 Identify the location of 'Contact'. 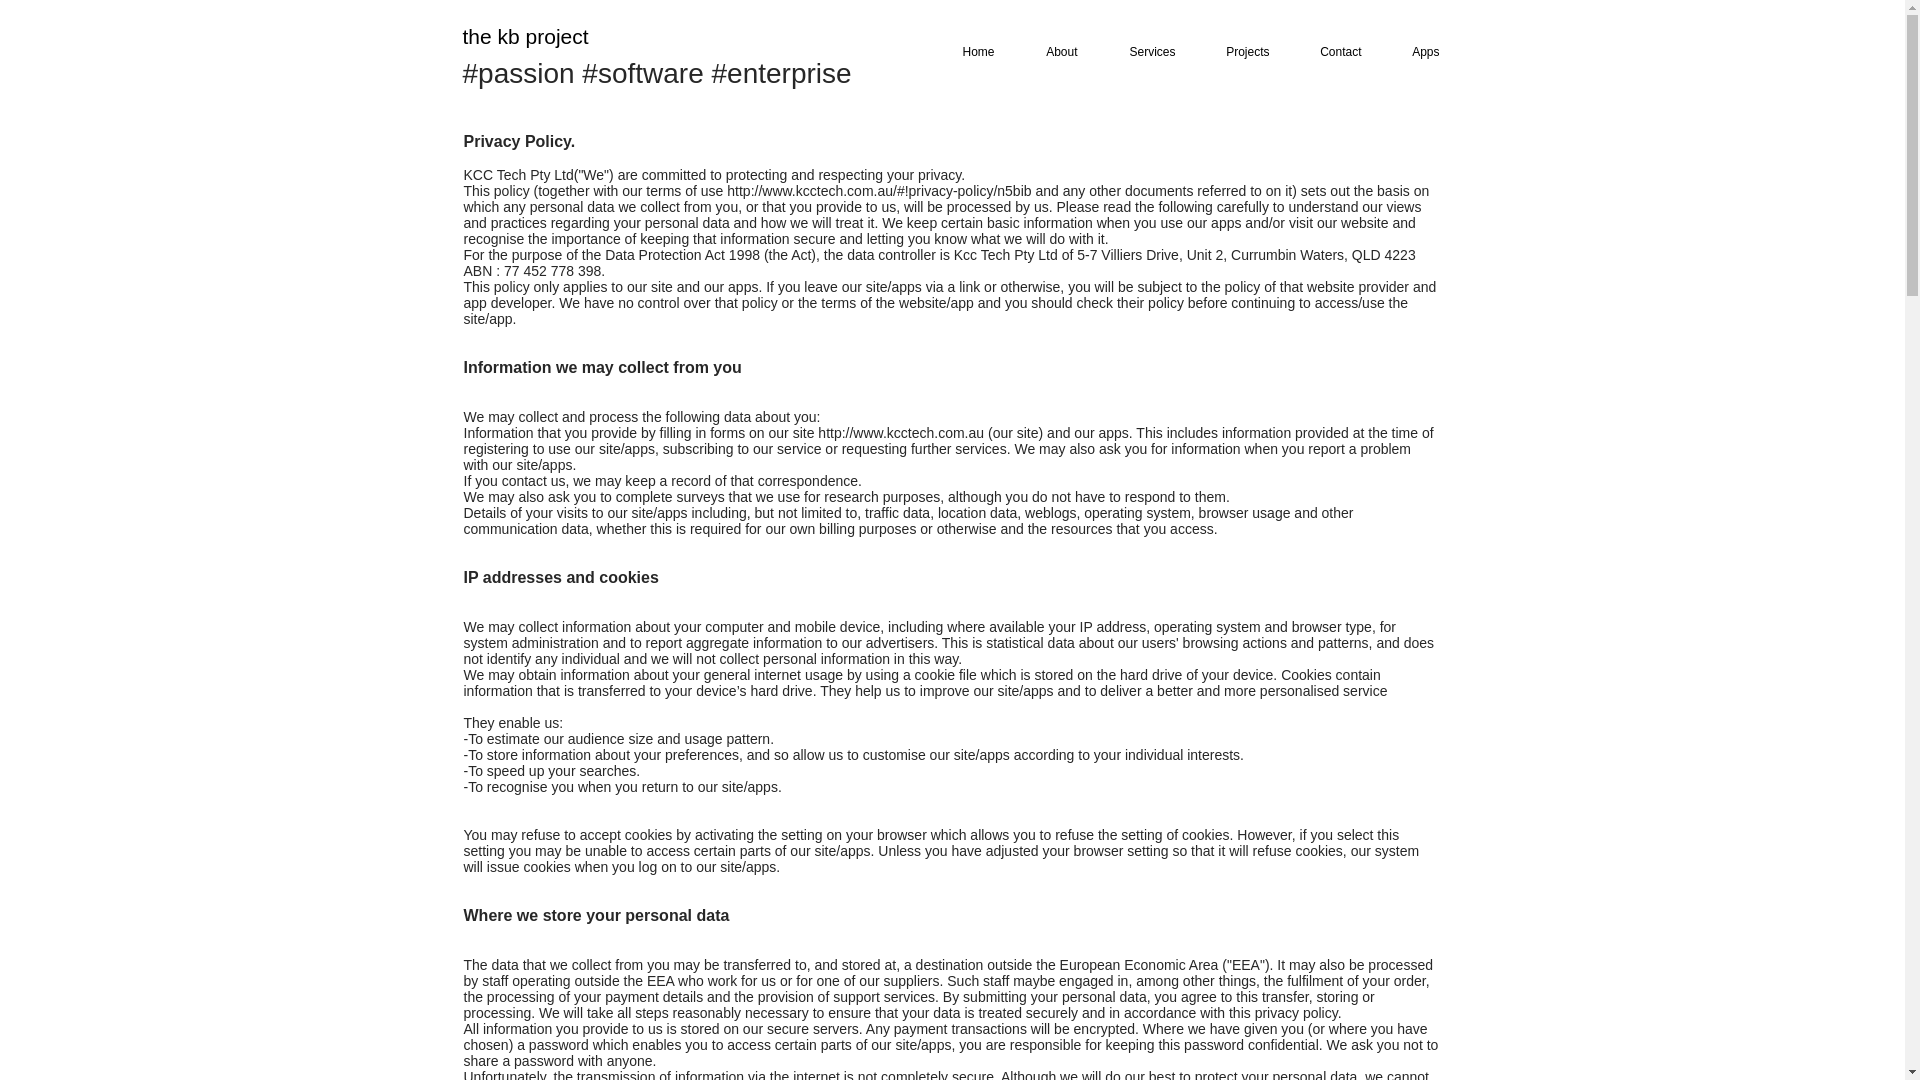
(1331, 51).